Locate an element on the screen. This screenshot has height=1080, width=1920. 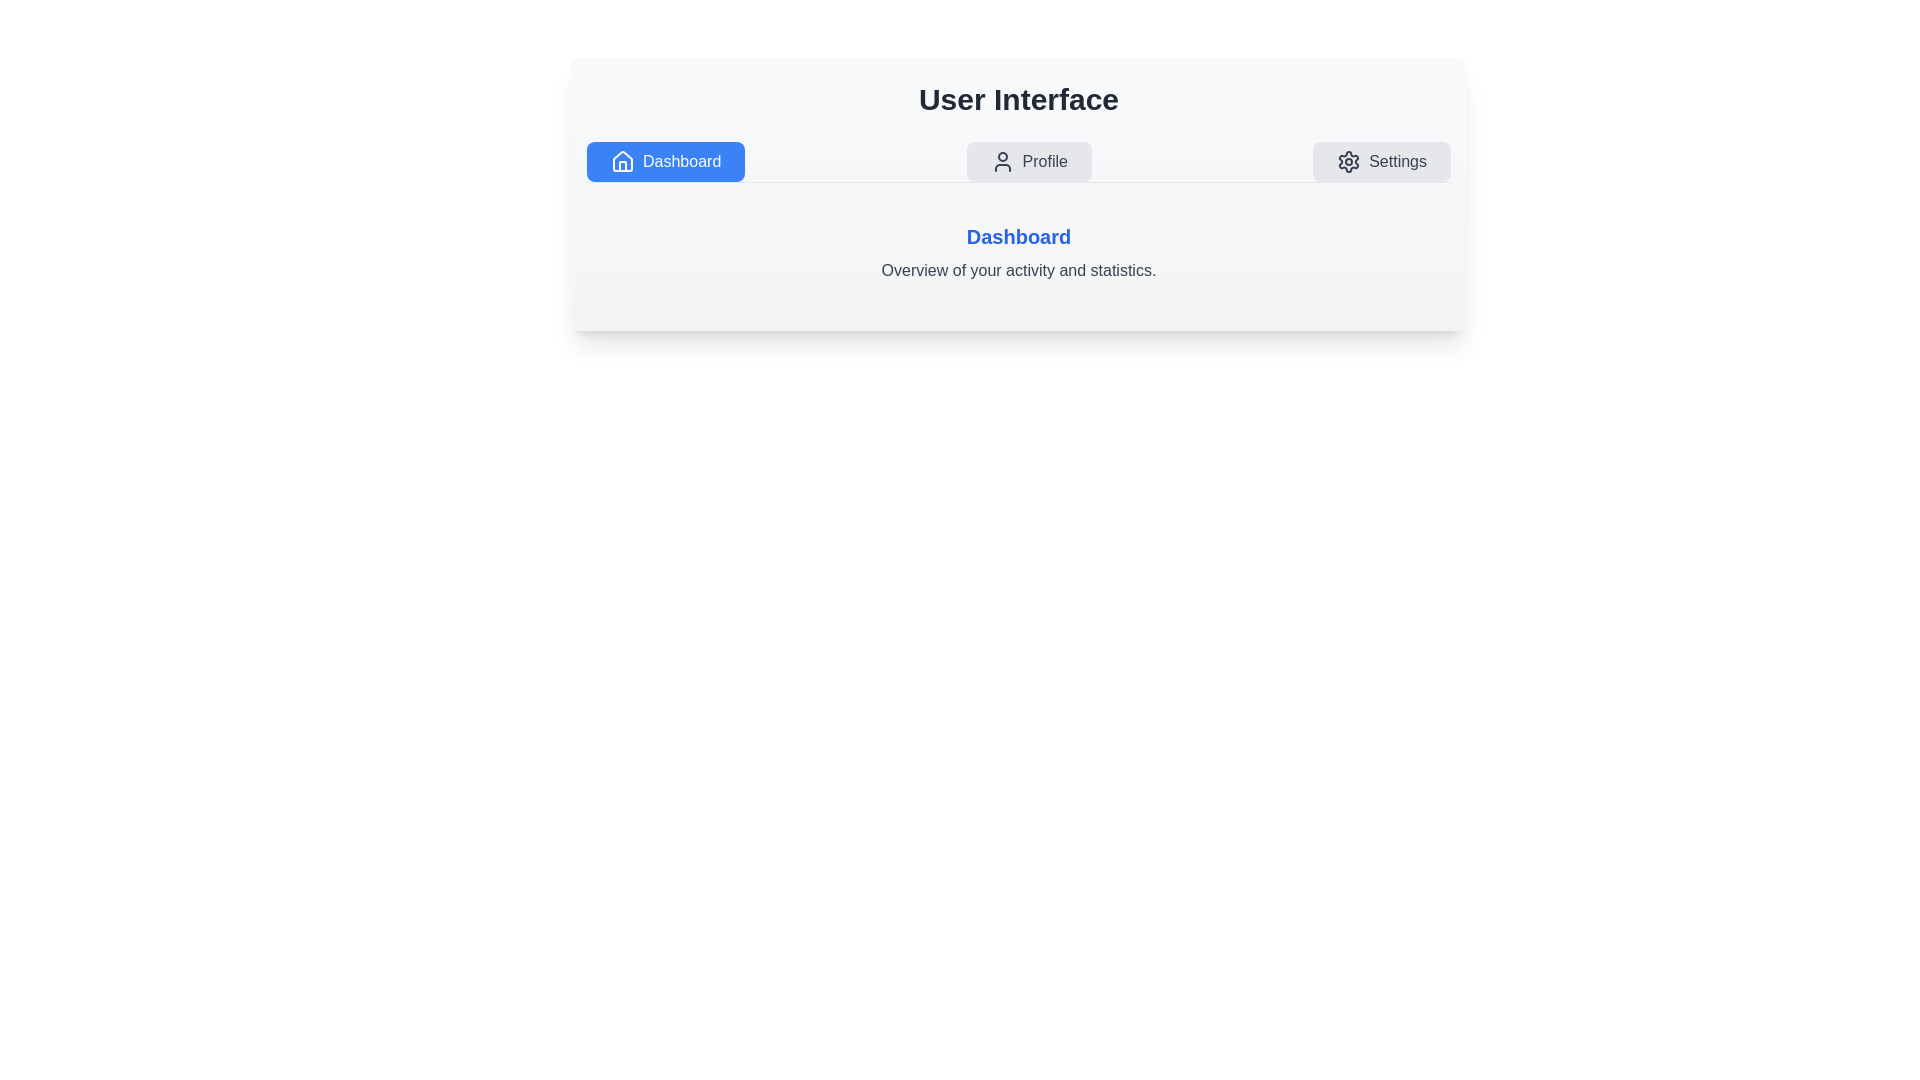
the Dashboard tab to view its content is located at coordinates (666, 161).